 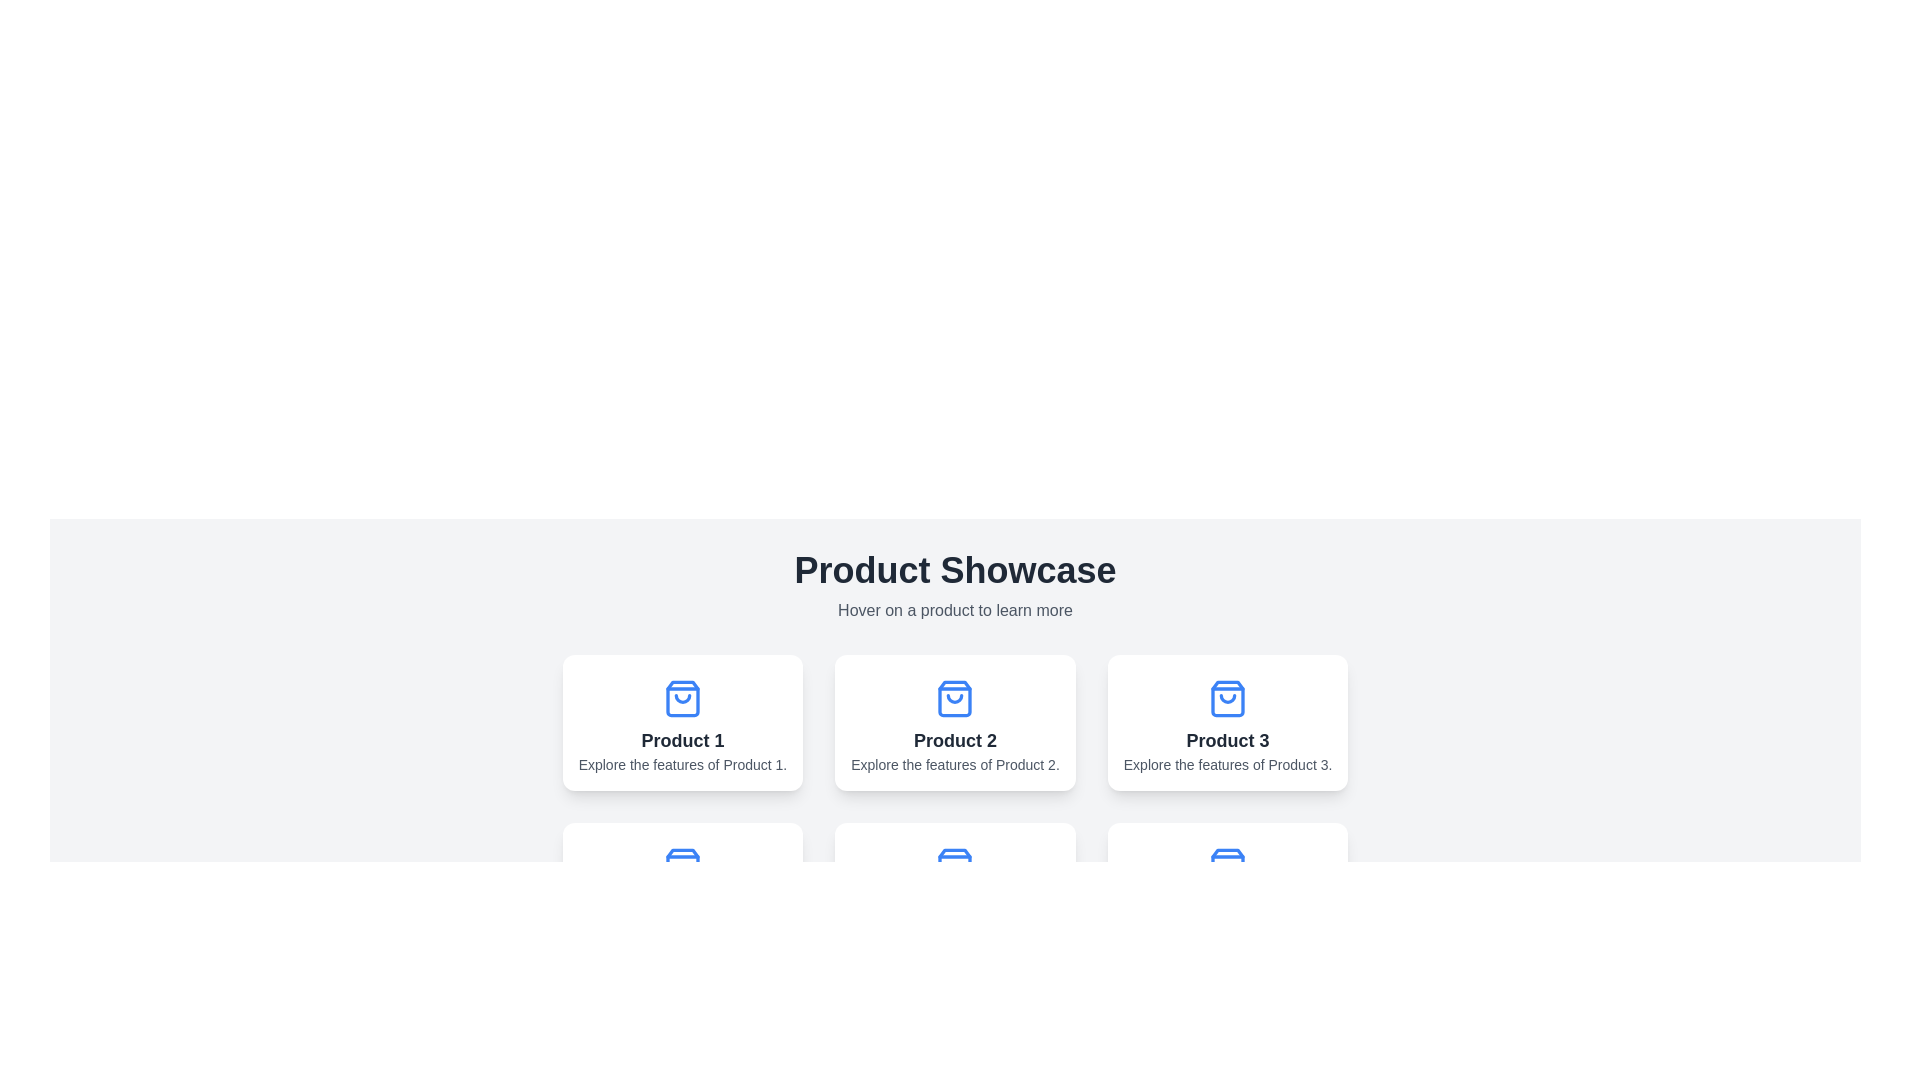 I want to click on the text 'Product 1' on the product card in the top-left corner of the grid layout, so click(x=682, y=722).